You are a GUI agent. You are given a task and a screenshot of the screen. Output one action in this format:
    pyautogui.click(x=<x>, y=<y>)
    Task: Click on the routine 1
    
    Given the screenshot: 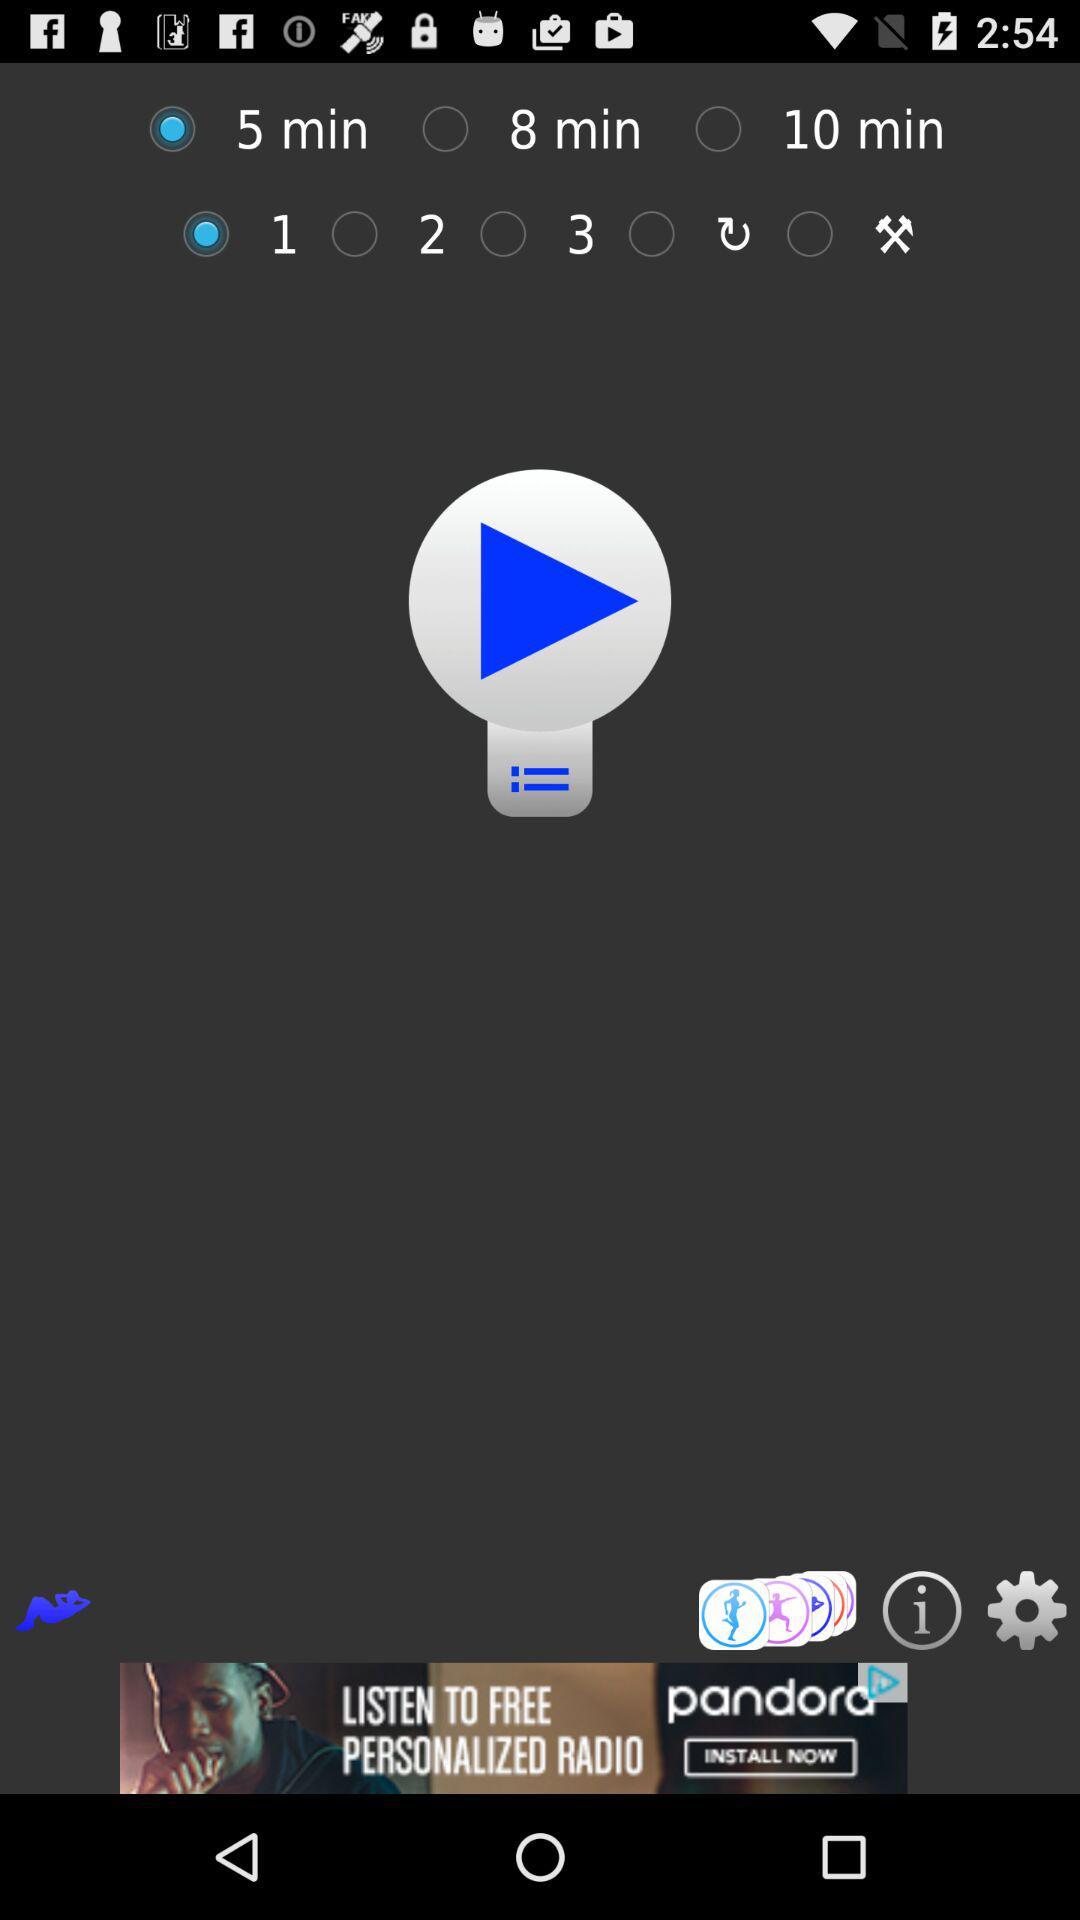 What is the action you would take?
    pyautogui.click(x=216, y=234)
    